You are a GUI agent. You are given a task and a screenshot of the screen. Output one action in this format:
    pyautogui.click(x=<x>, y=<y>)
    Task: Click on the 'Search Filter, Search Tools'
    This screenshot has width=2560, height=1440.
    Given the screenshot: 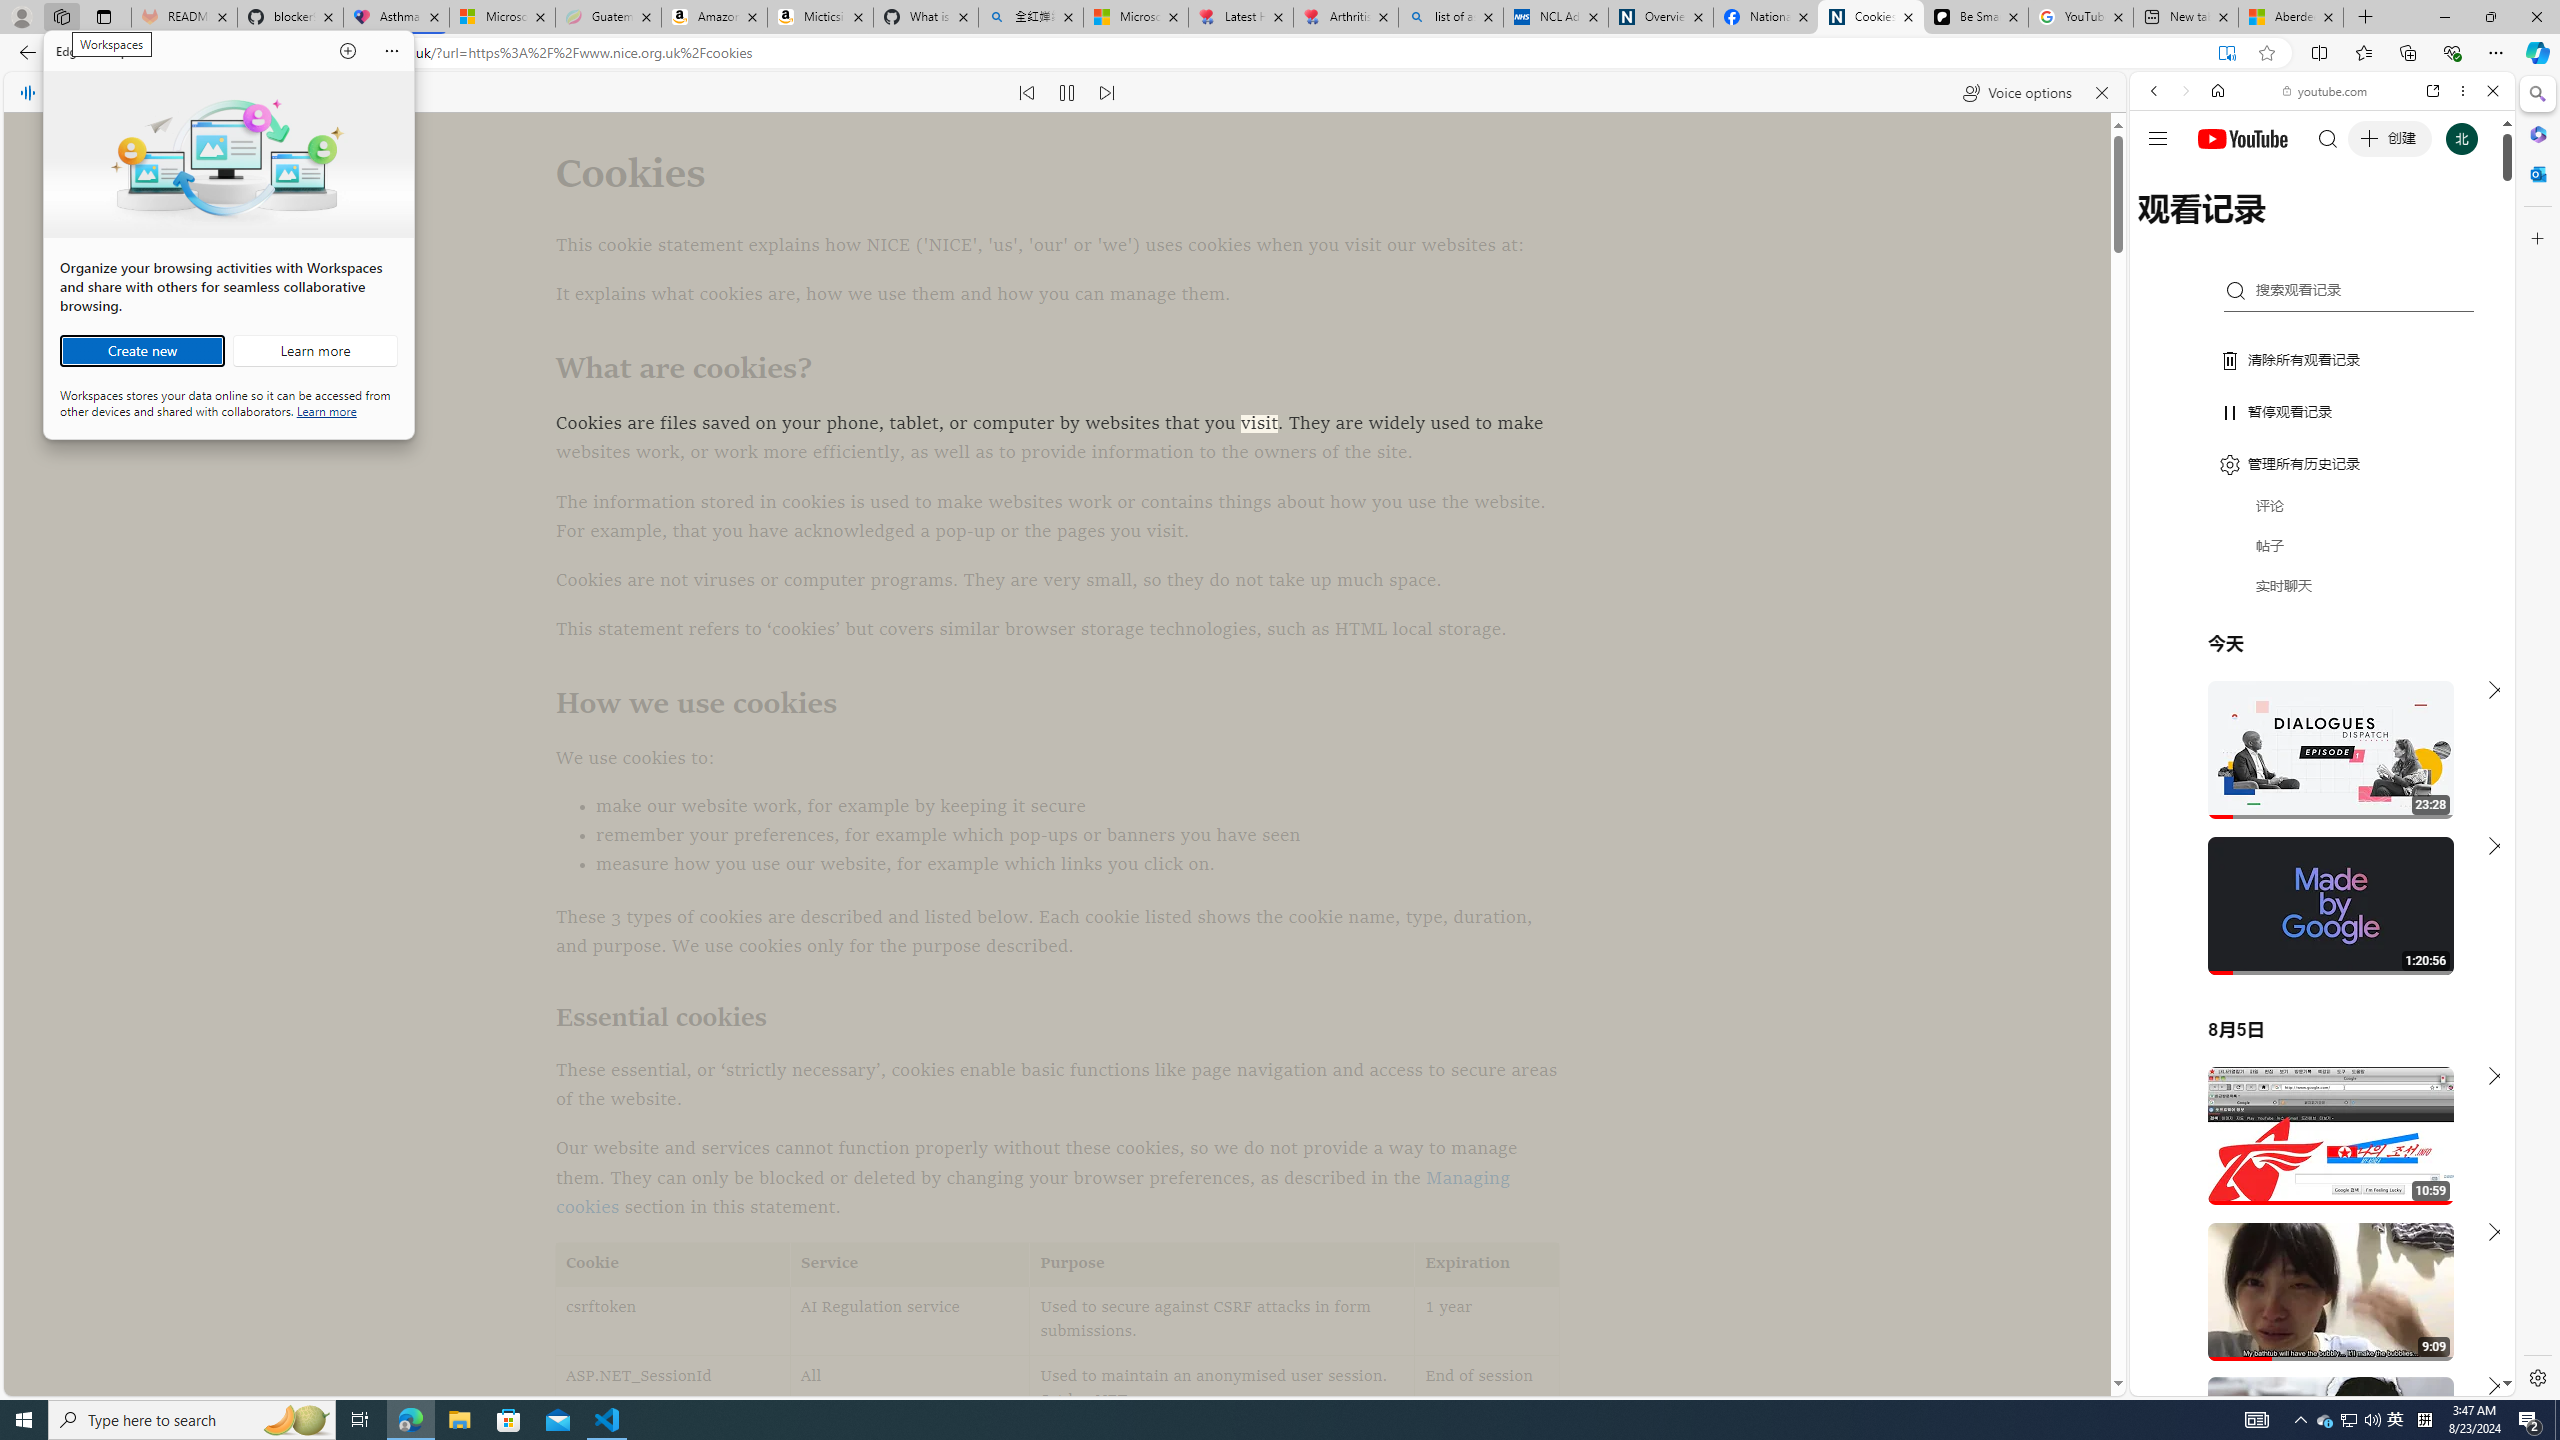 What is the action you would take?
    pyautogui.click(x=2373, y=227)
    